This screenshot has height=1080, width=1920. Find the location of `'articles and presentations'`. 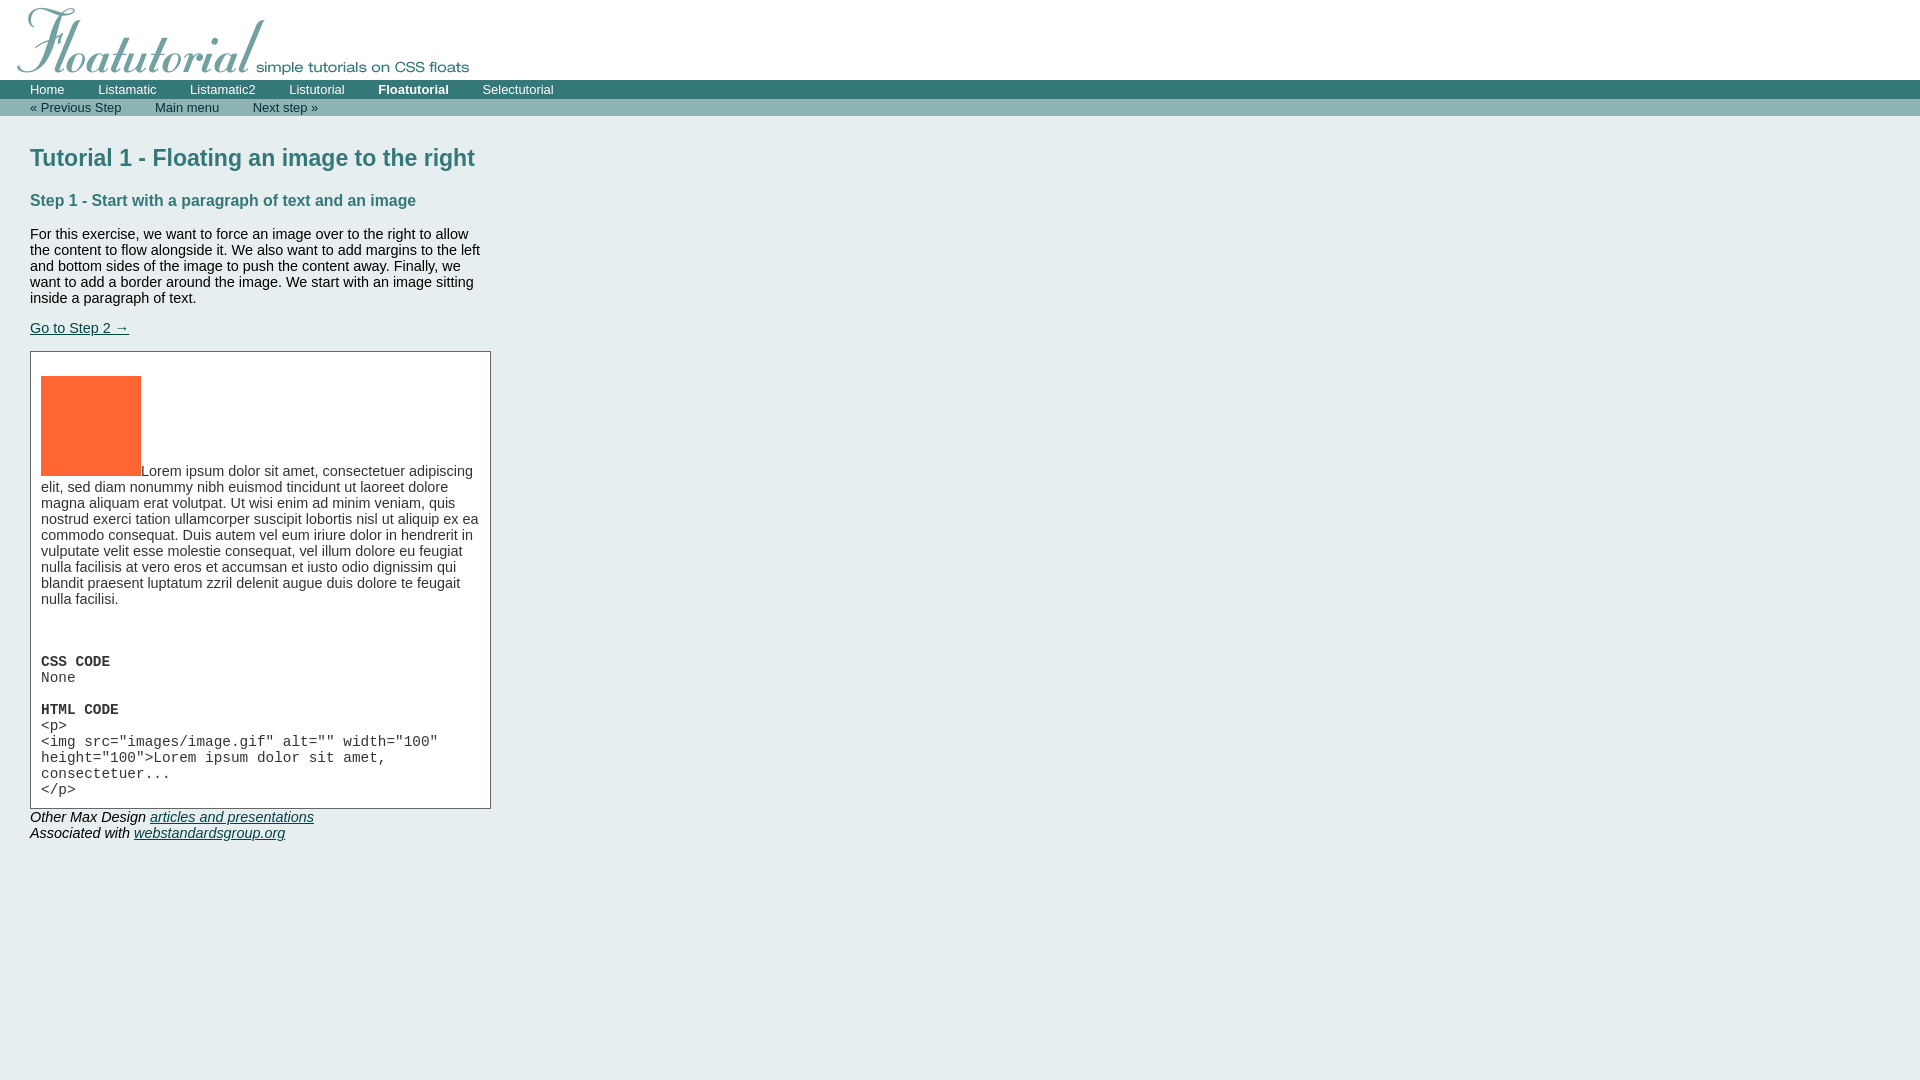

'articles and presentations' is located at coordinates (148, 817).